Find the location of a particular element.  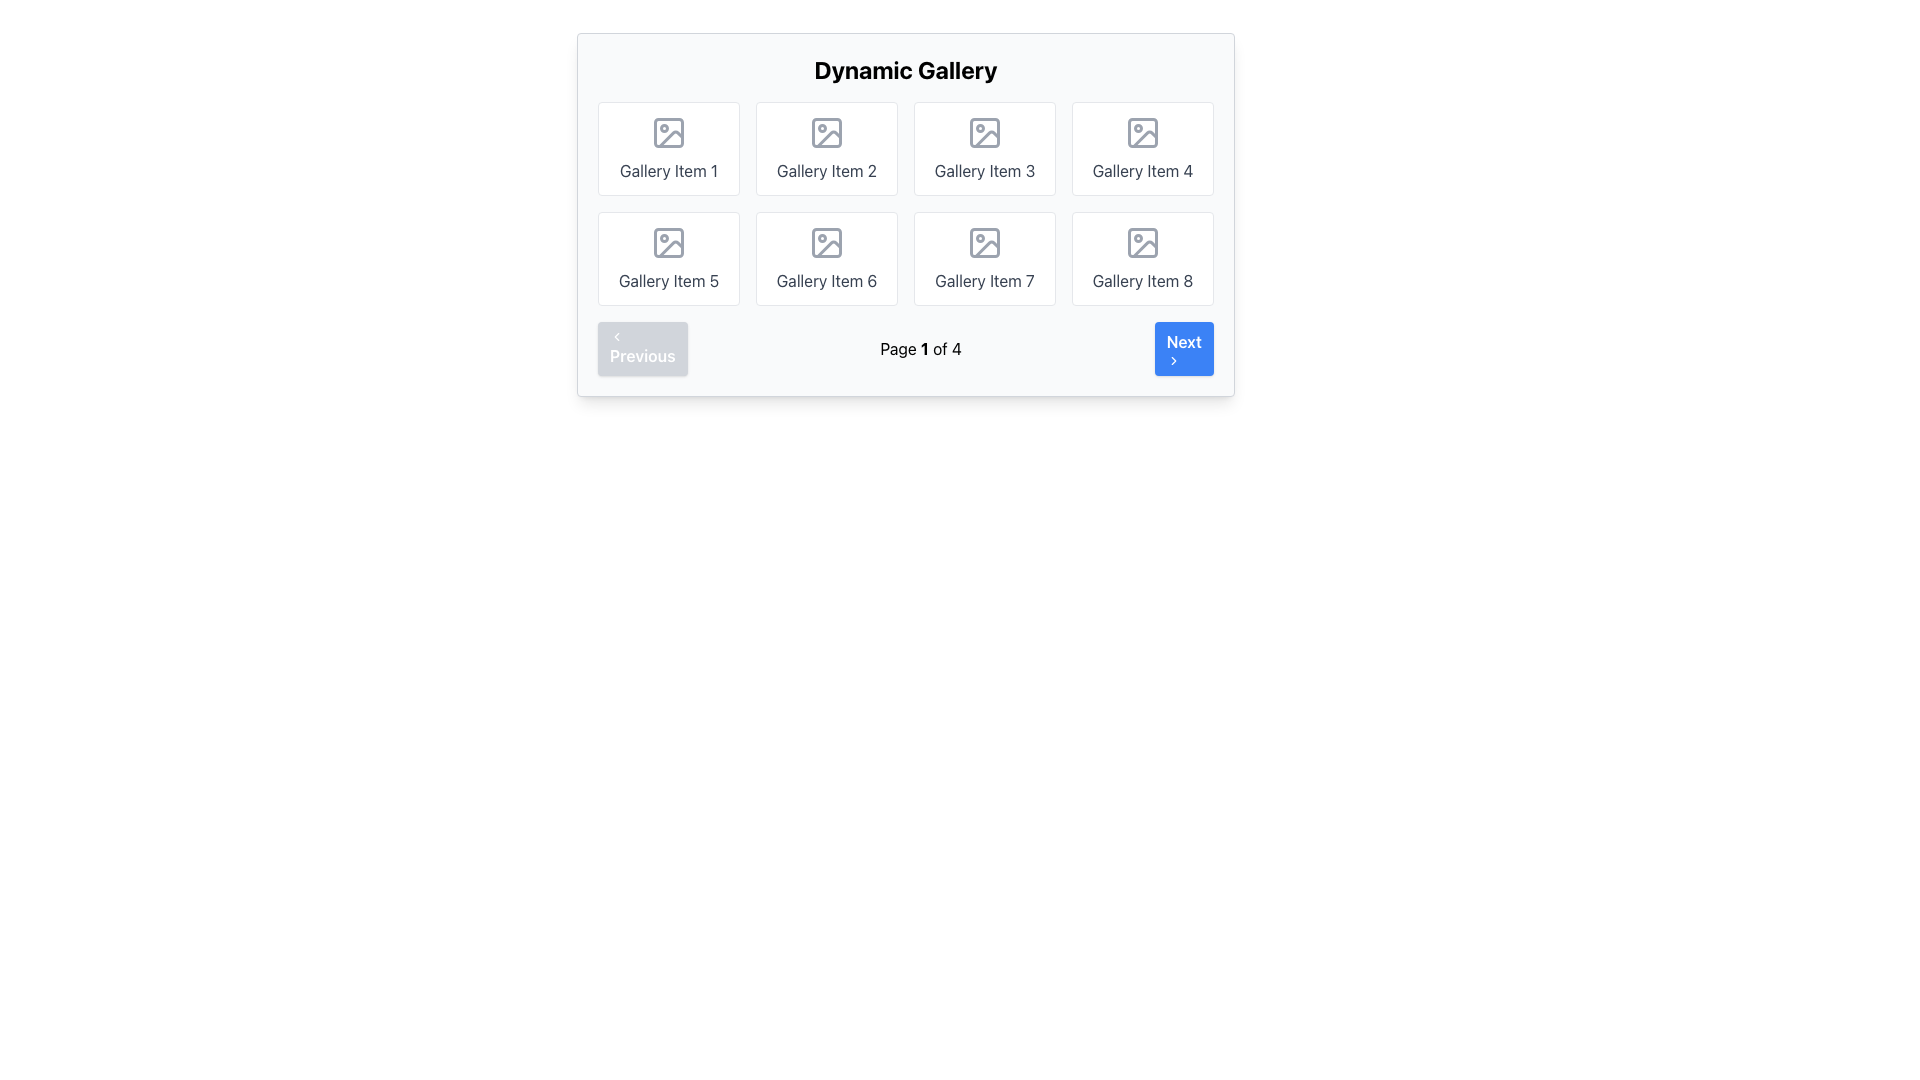

the icon placeholder for the image representation in the 'Gallery Item 2' located in the second column of the gallery grid on the first row is located at coordinates (826, 132).